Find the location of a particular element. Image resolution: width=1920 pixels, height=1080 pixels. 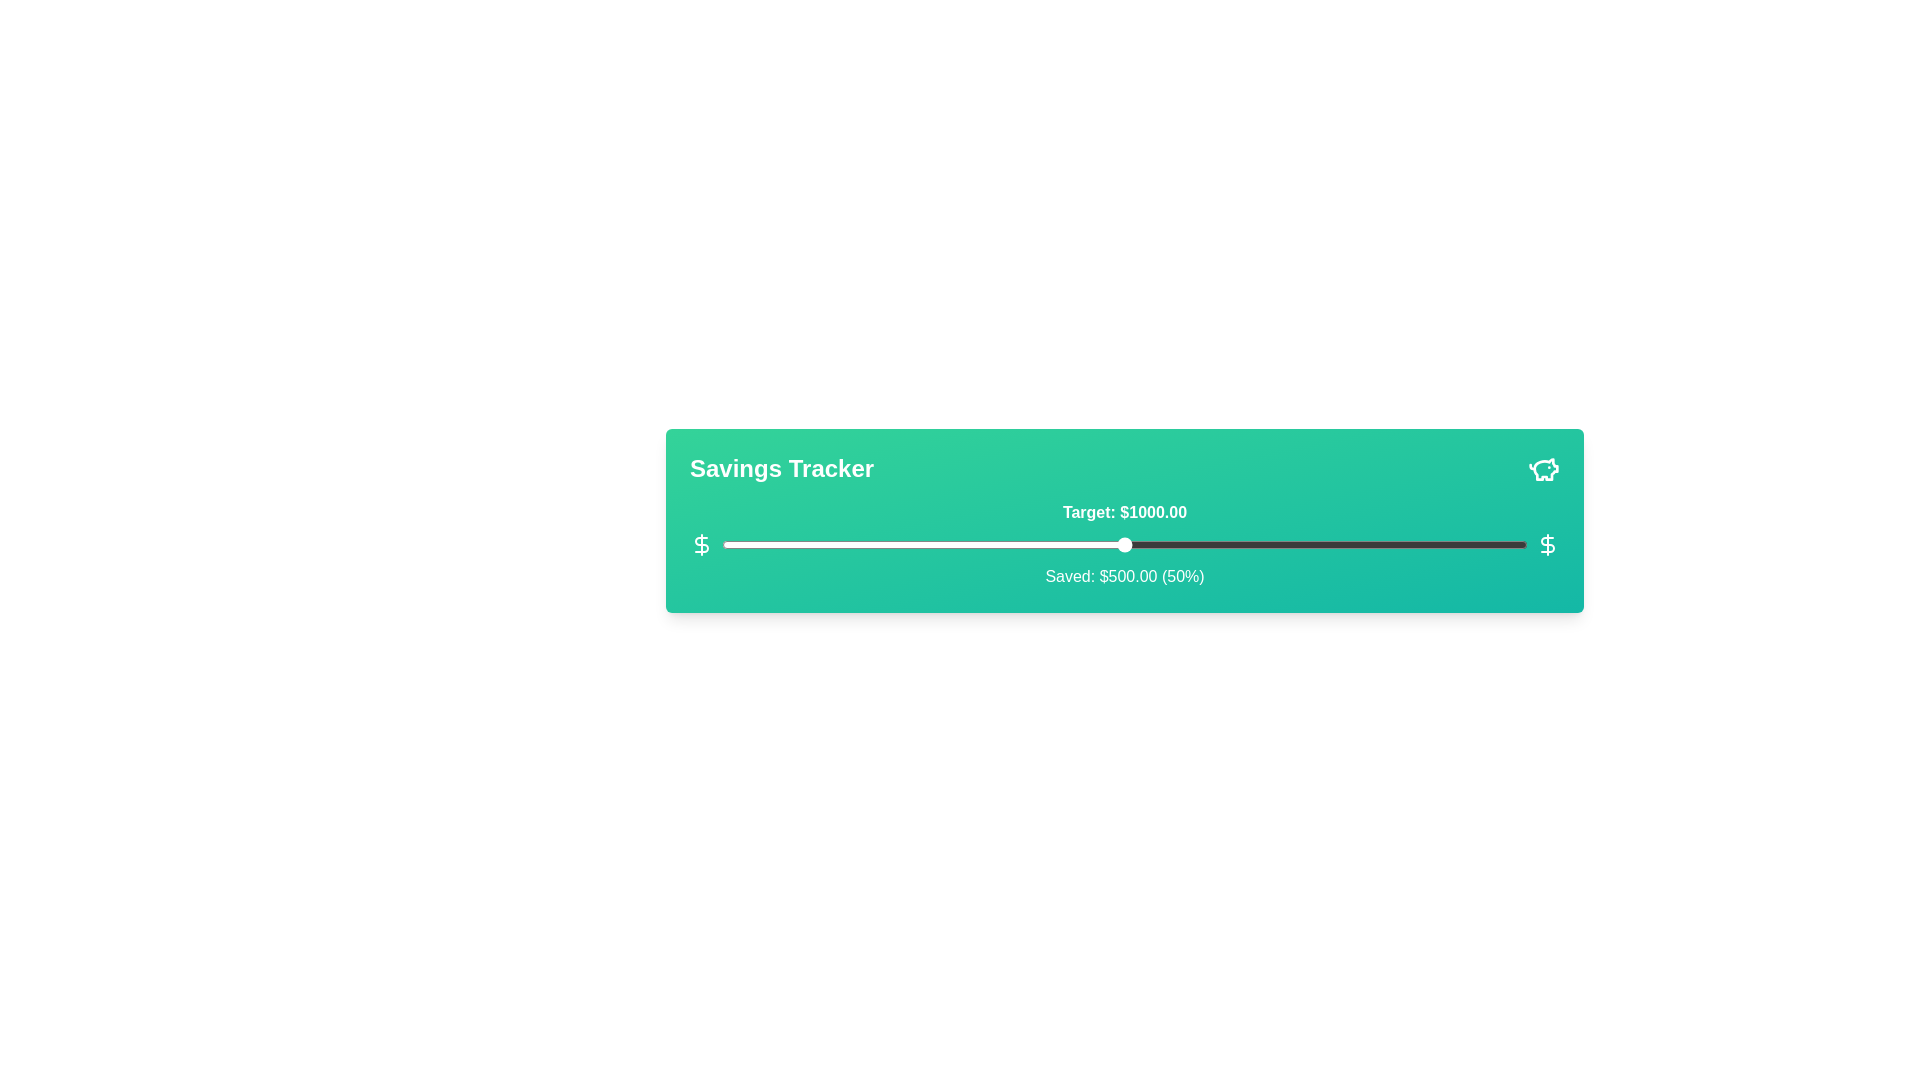

the savings tracker is located at coordinates (1430, 544).